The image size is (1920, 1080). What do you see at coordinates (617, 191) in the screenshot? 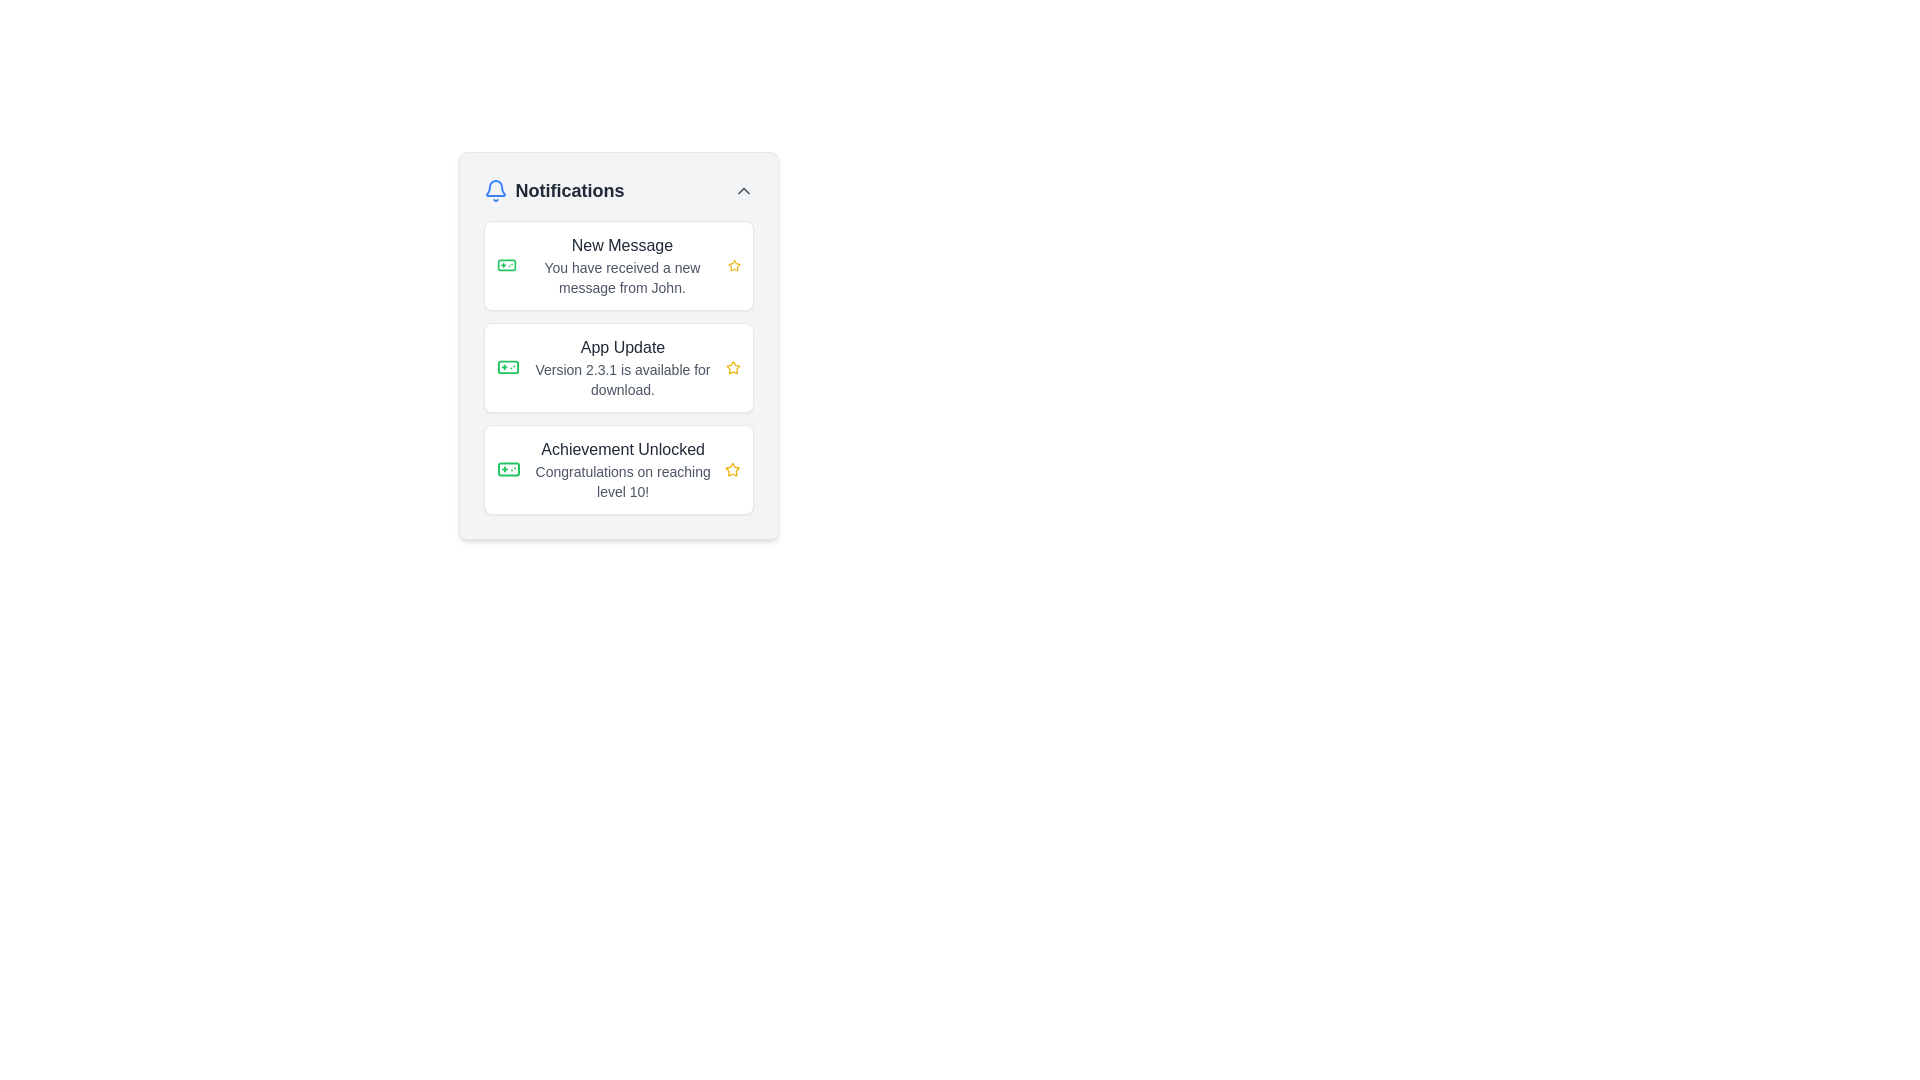
I see `the header section that contains the icon and text, which indicates the content of the notification section` at bounding box center [617, 191].